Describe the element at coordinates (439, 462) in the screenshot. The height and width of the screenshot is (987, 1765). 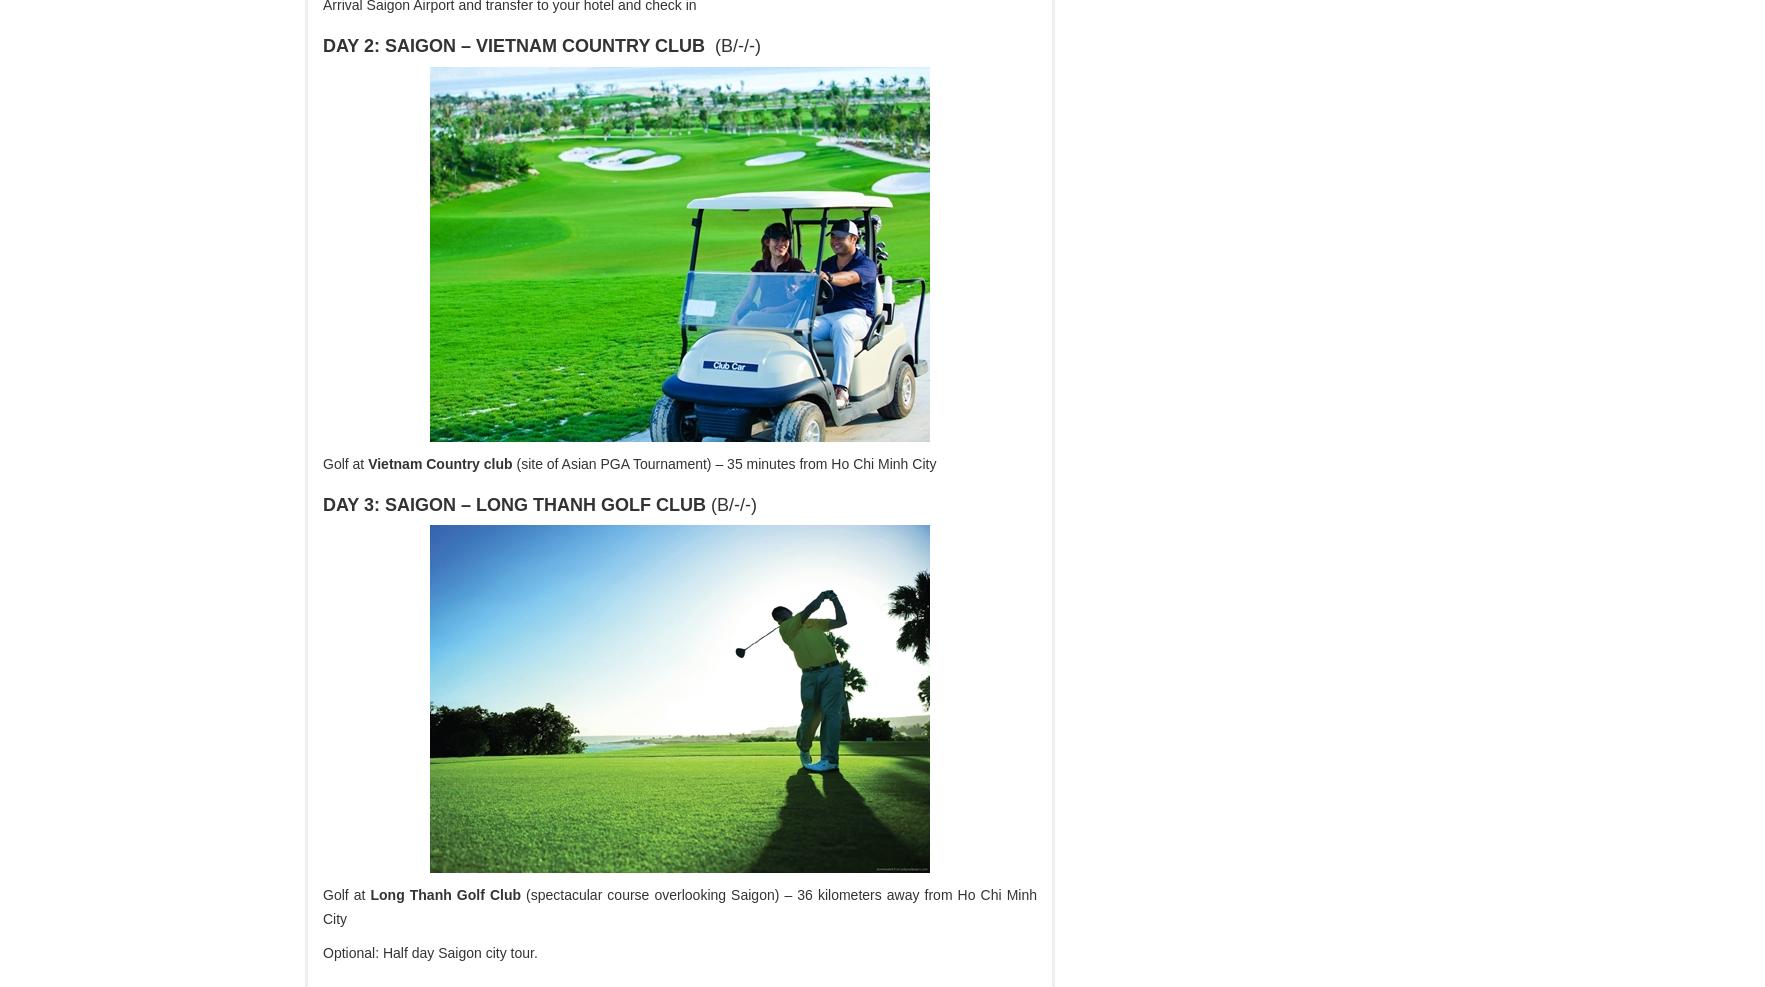
I see `'Vietnam Country club'` at that location.